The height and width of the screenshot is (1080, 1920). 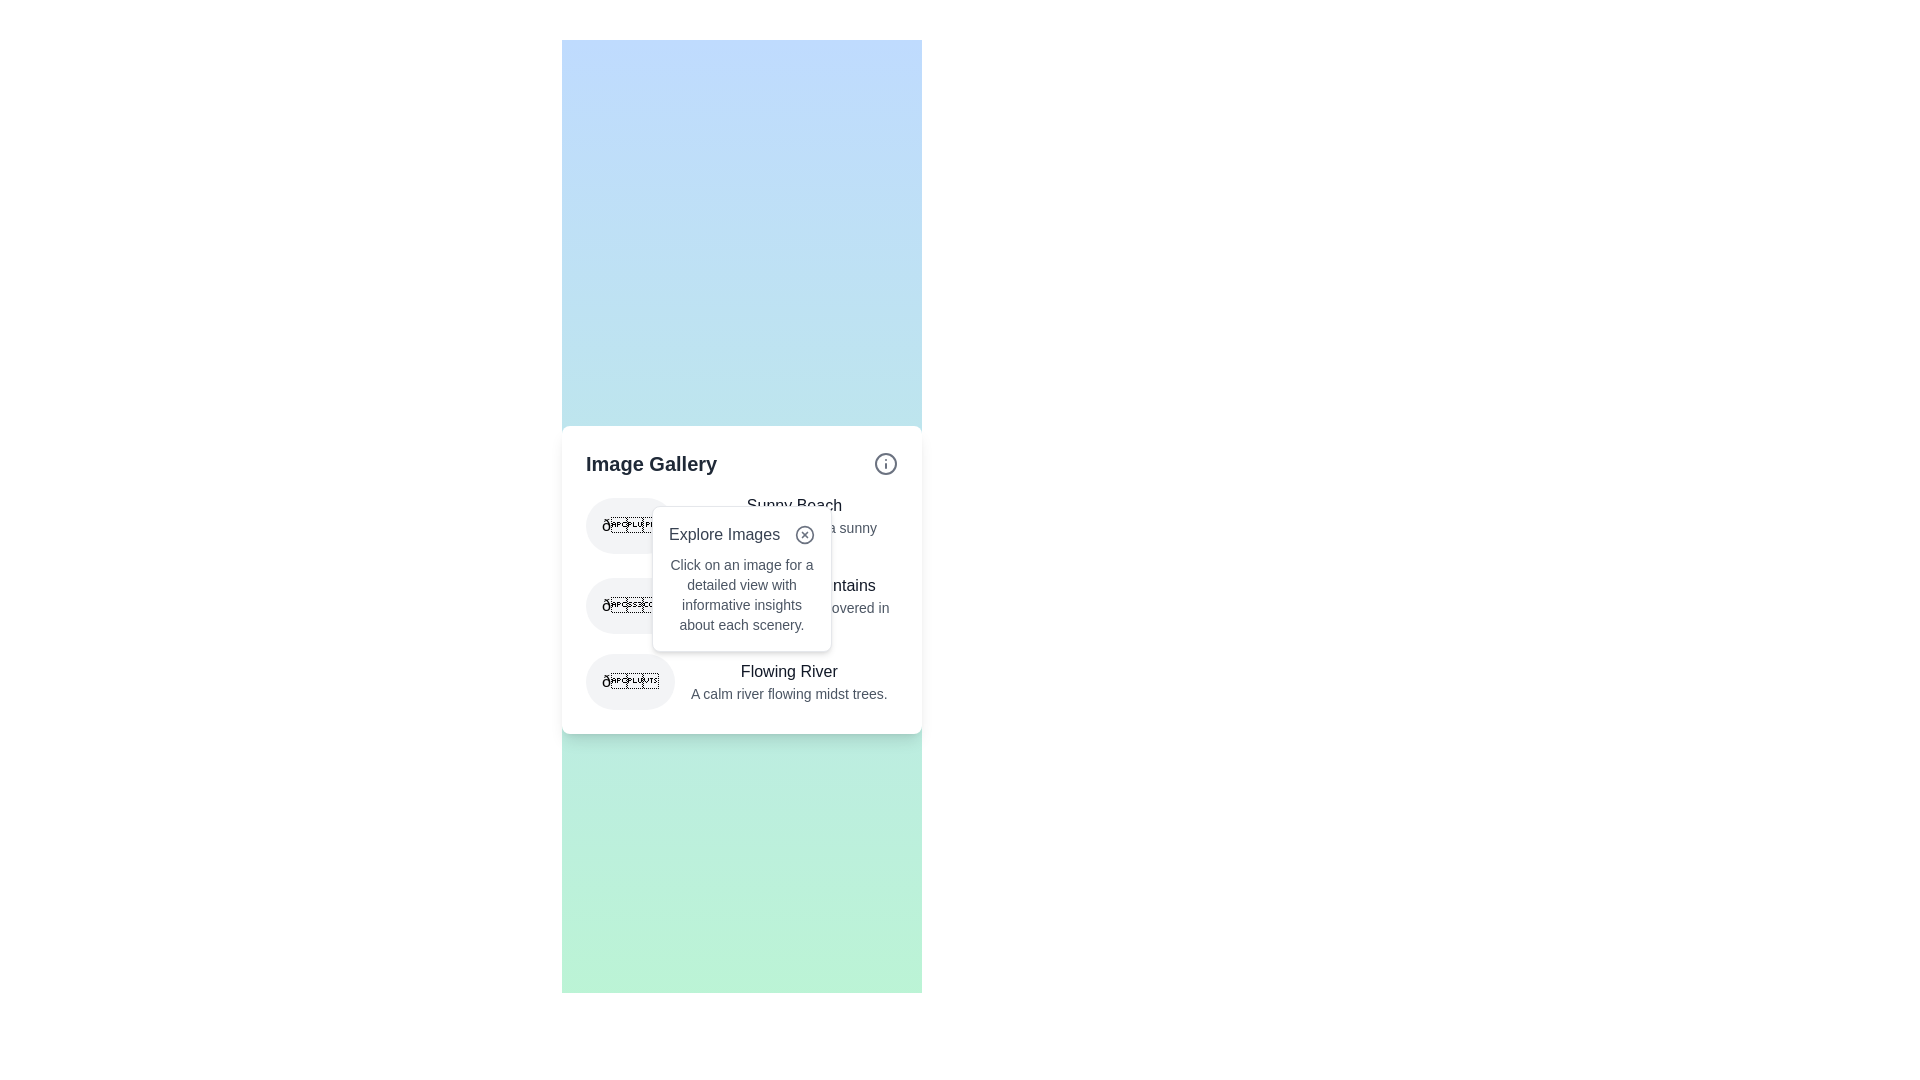 What do you see at coordinates (788, 671) in the screenshot?
I see `the 'Flowing River' text label, which is a black medium-weight font element centered at the top of its card in the 'Image Gallery' section` at bounding box center [788, 671].